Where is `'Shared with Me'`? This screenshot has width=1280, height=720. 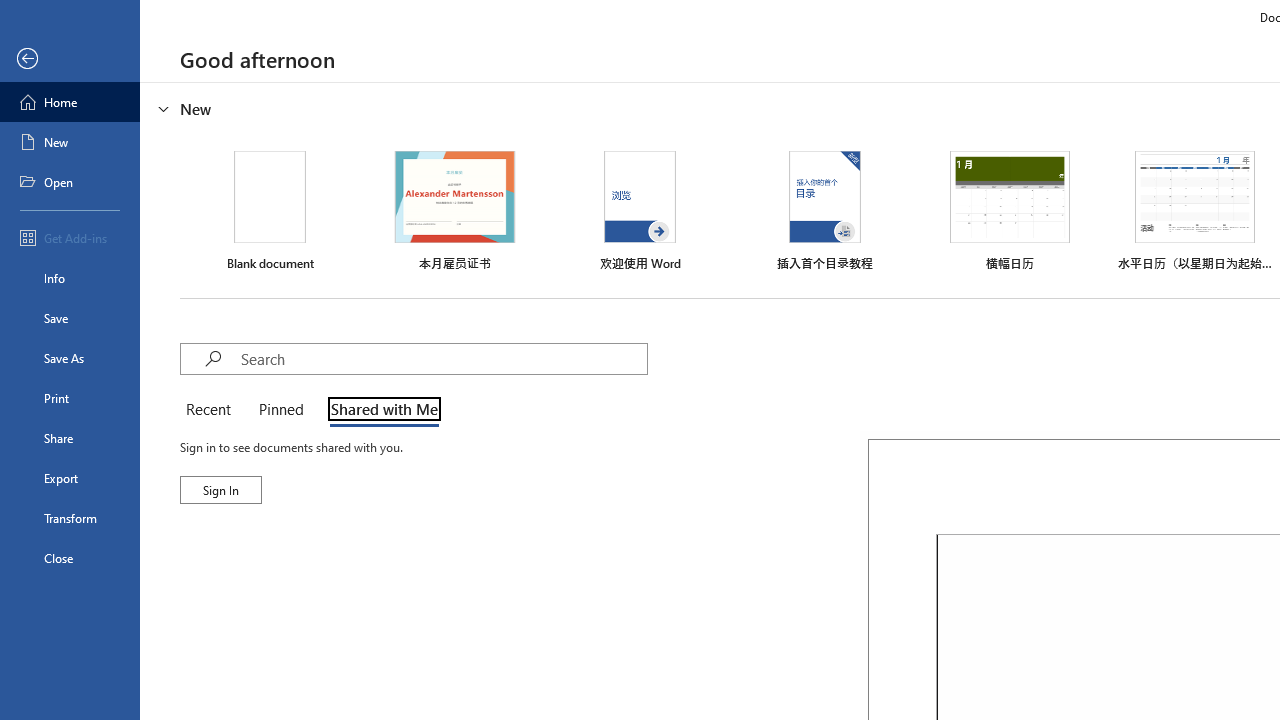 'Shared with Me' is located at coordinates (380, 410).